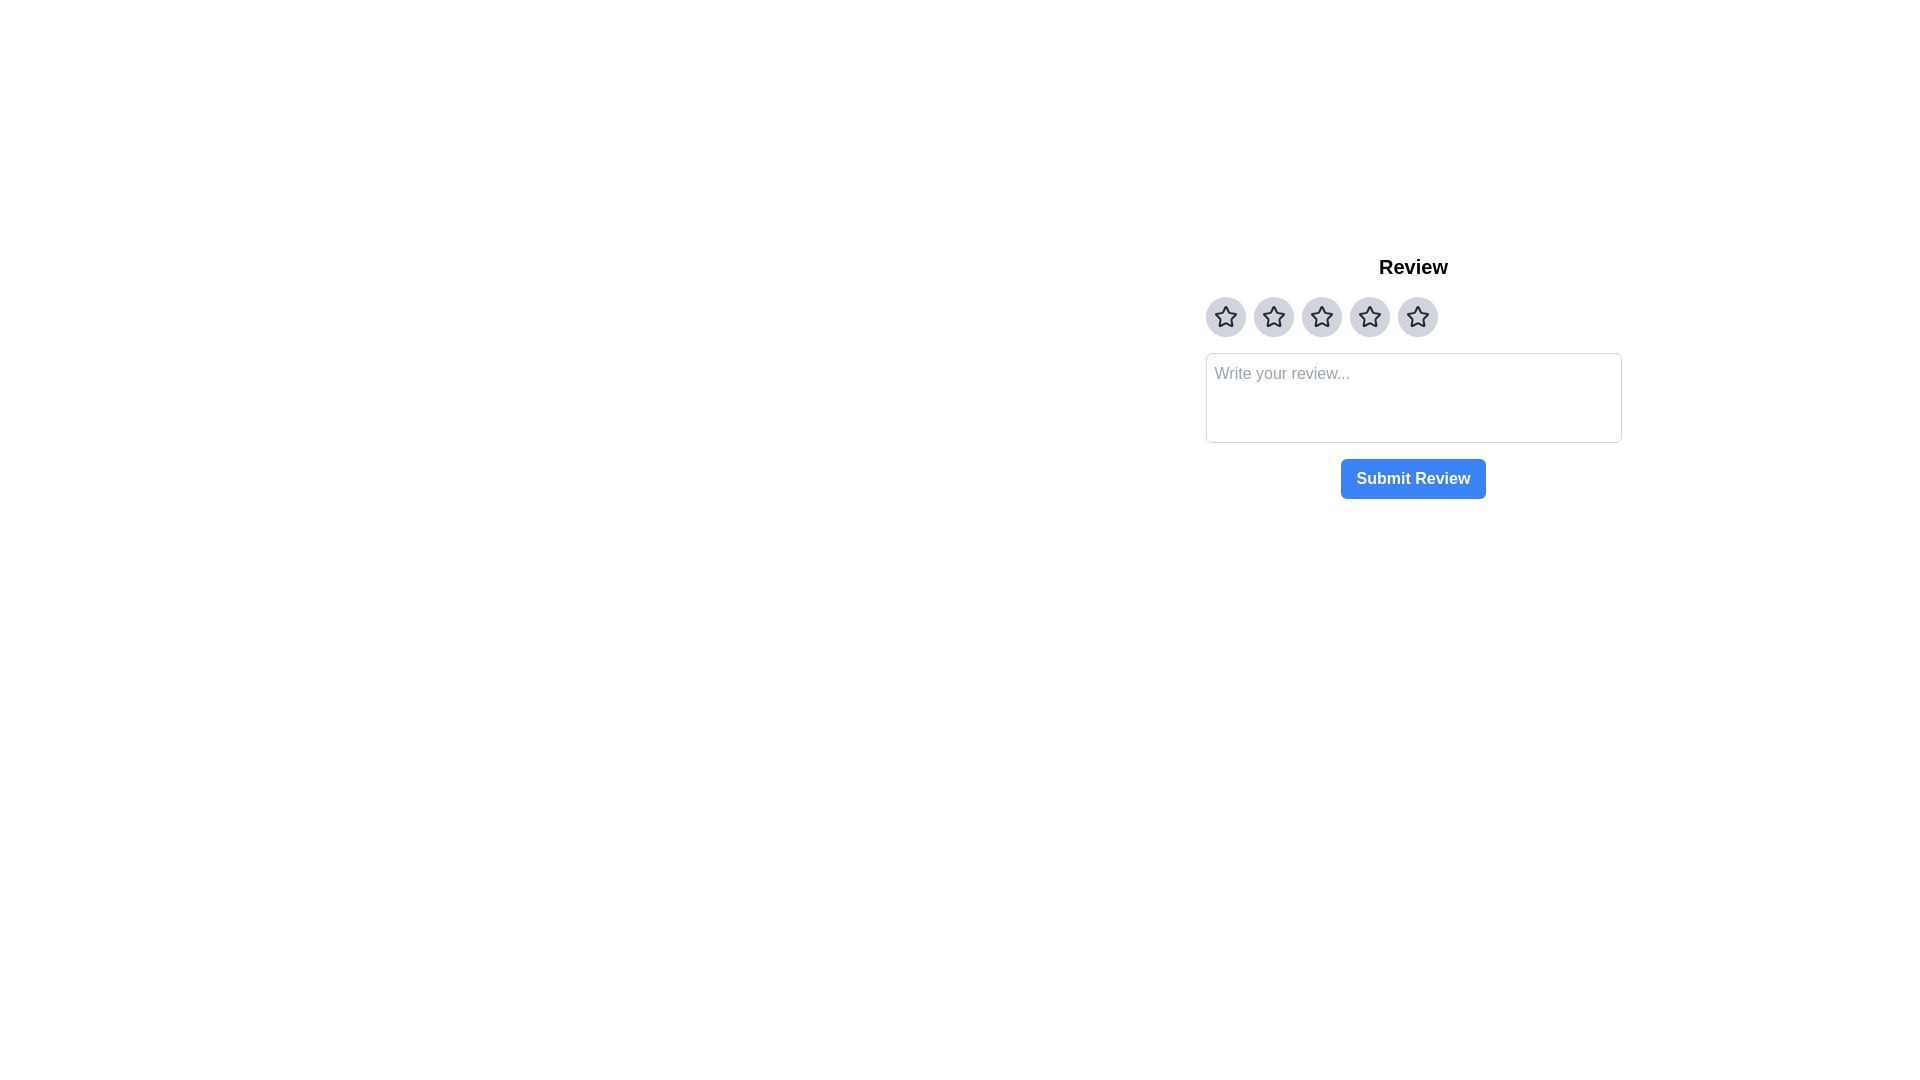 This screenshot has width=1920, height=1080. I want to click on the 'Submit Review' button, which is a rectangular button with rounded corners, blue background, and white bold text, located at the bottom of the review submission interface, so click(1412, 478).